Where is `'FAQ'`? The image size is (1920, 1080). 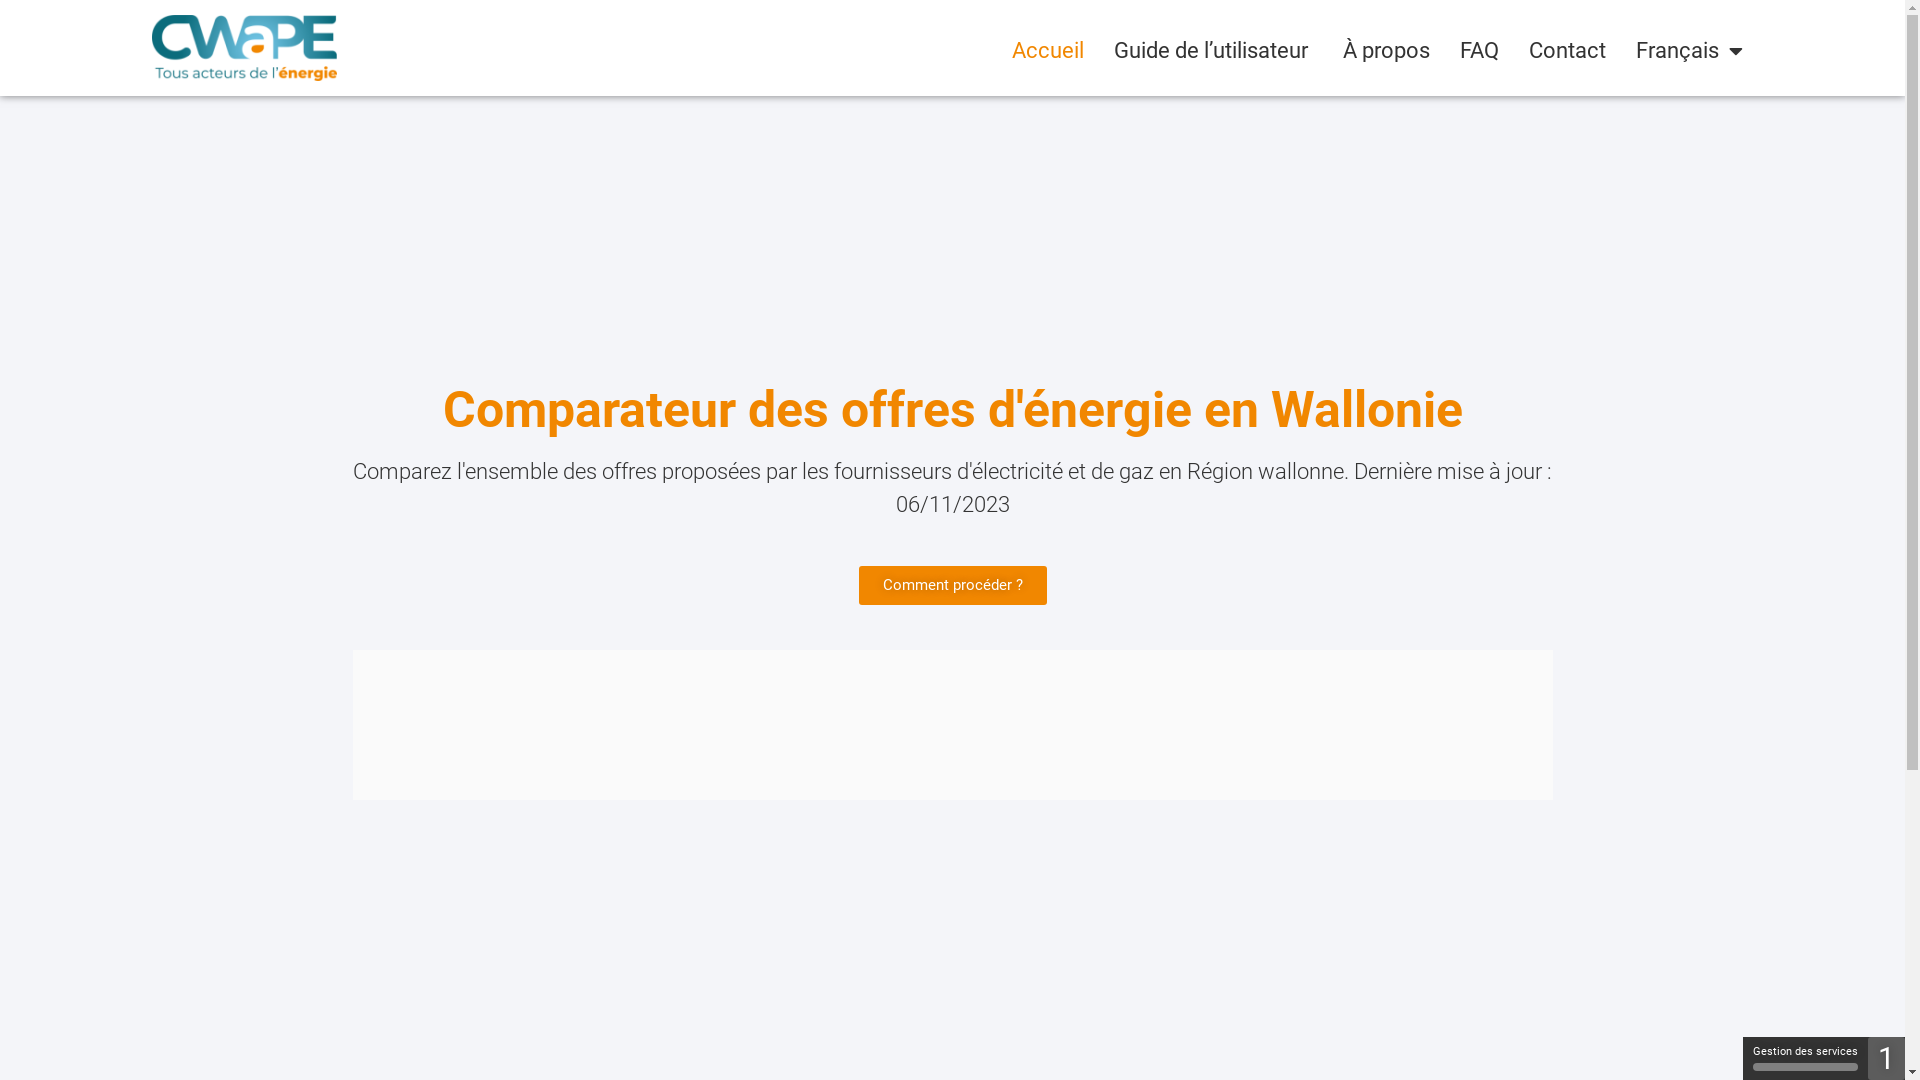 'FAQ' is located at coordinates (1479, 49).